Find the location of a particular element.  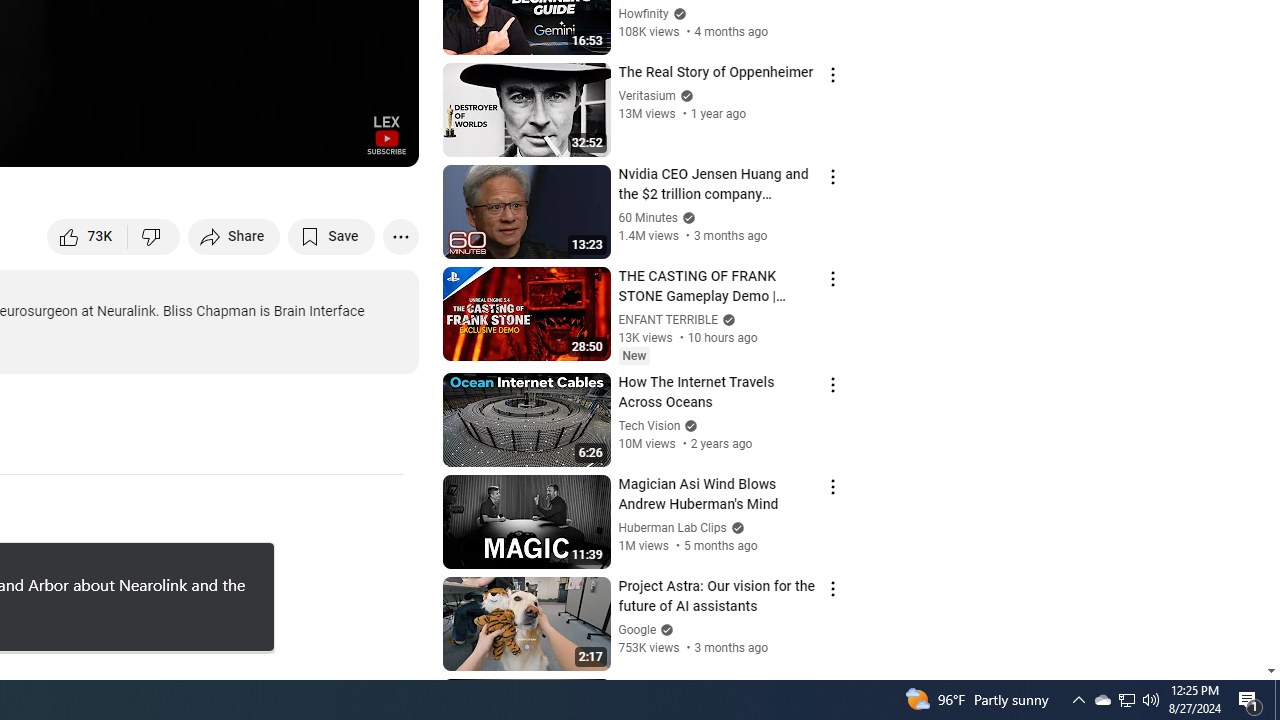

'Subtitles/closed captions unavailable' is located at coordinates (190, 141).